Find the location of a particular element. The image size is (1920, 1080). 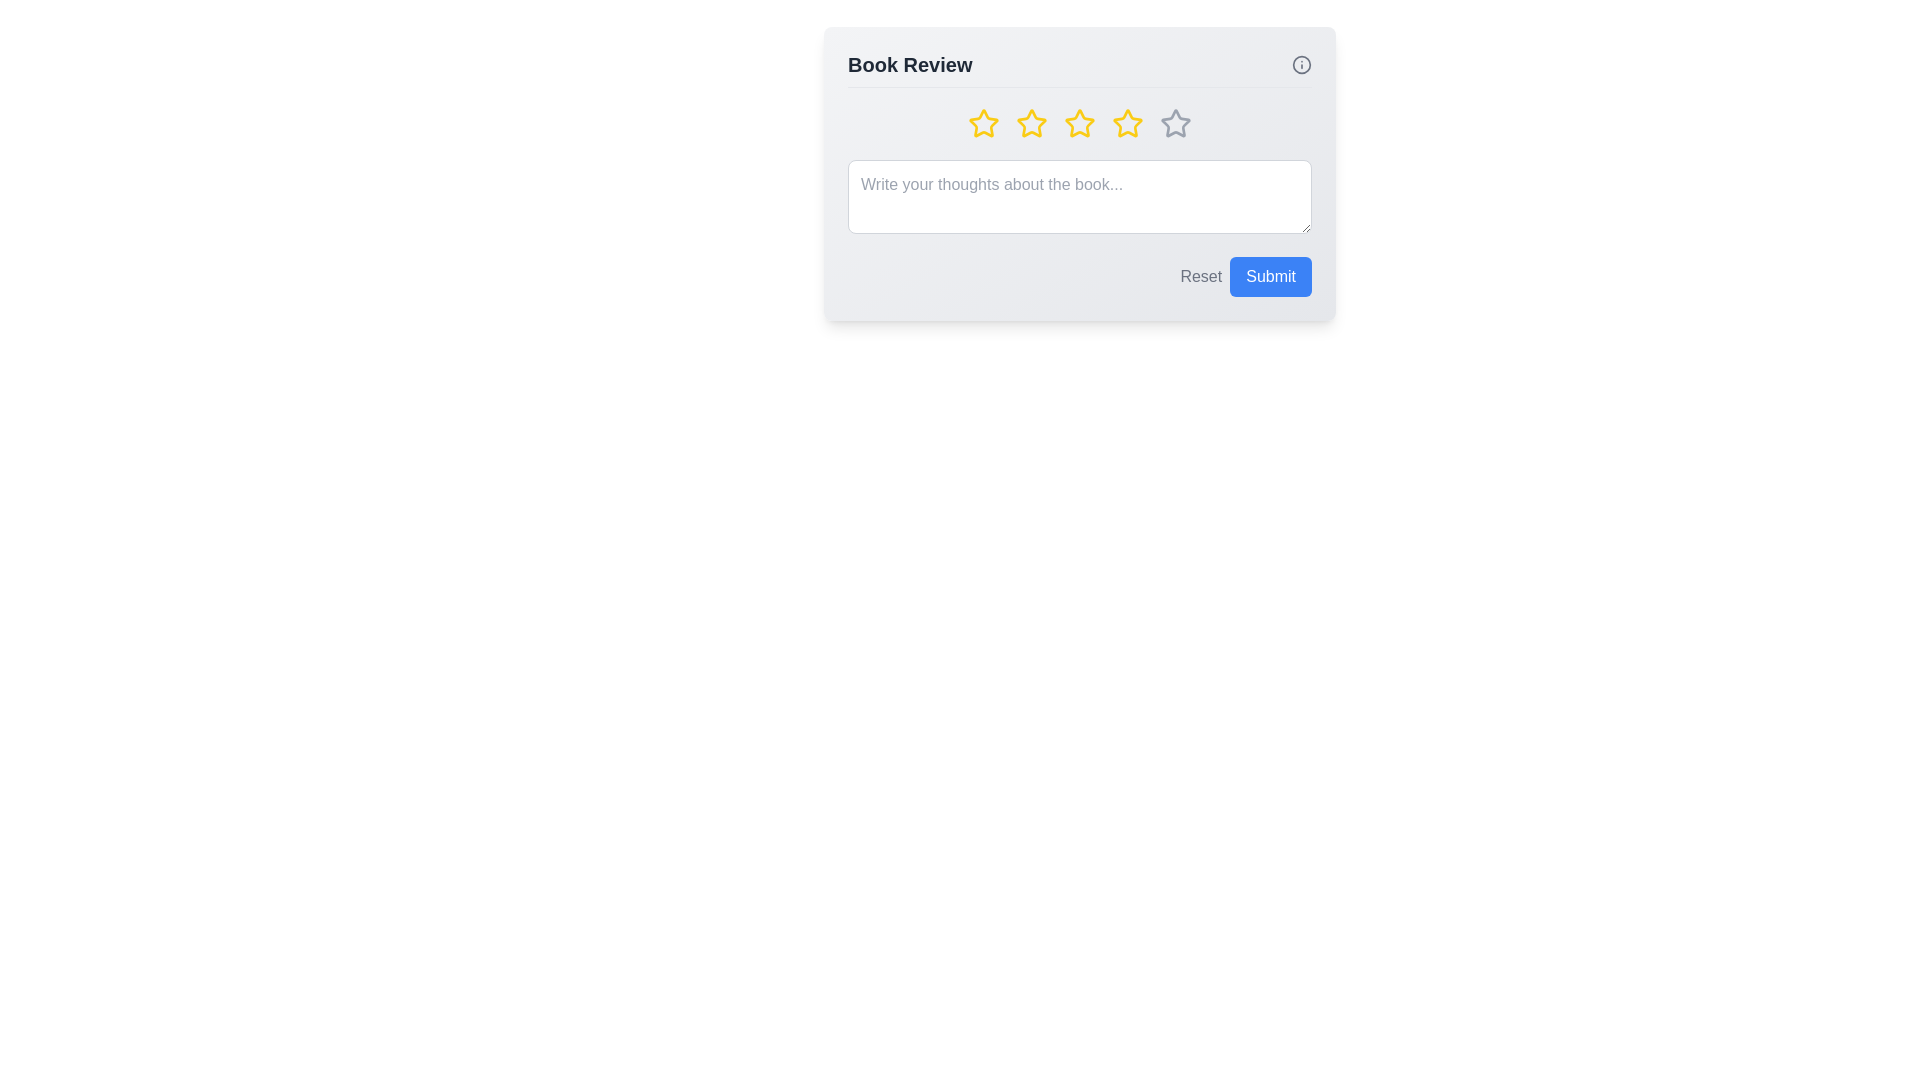

the 'Reset' button to reset the review and rating is located at coordinates (1200, 277).